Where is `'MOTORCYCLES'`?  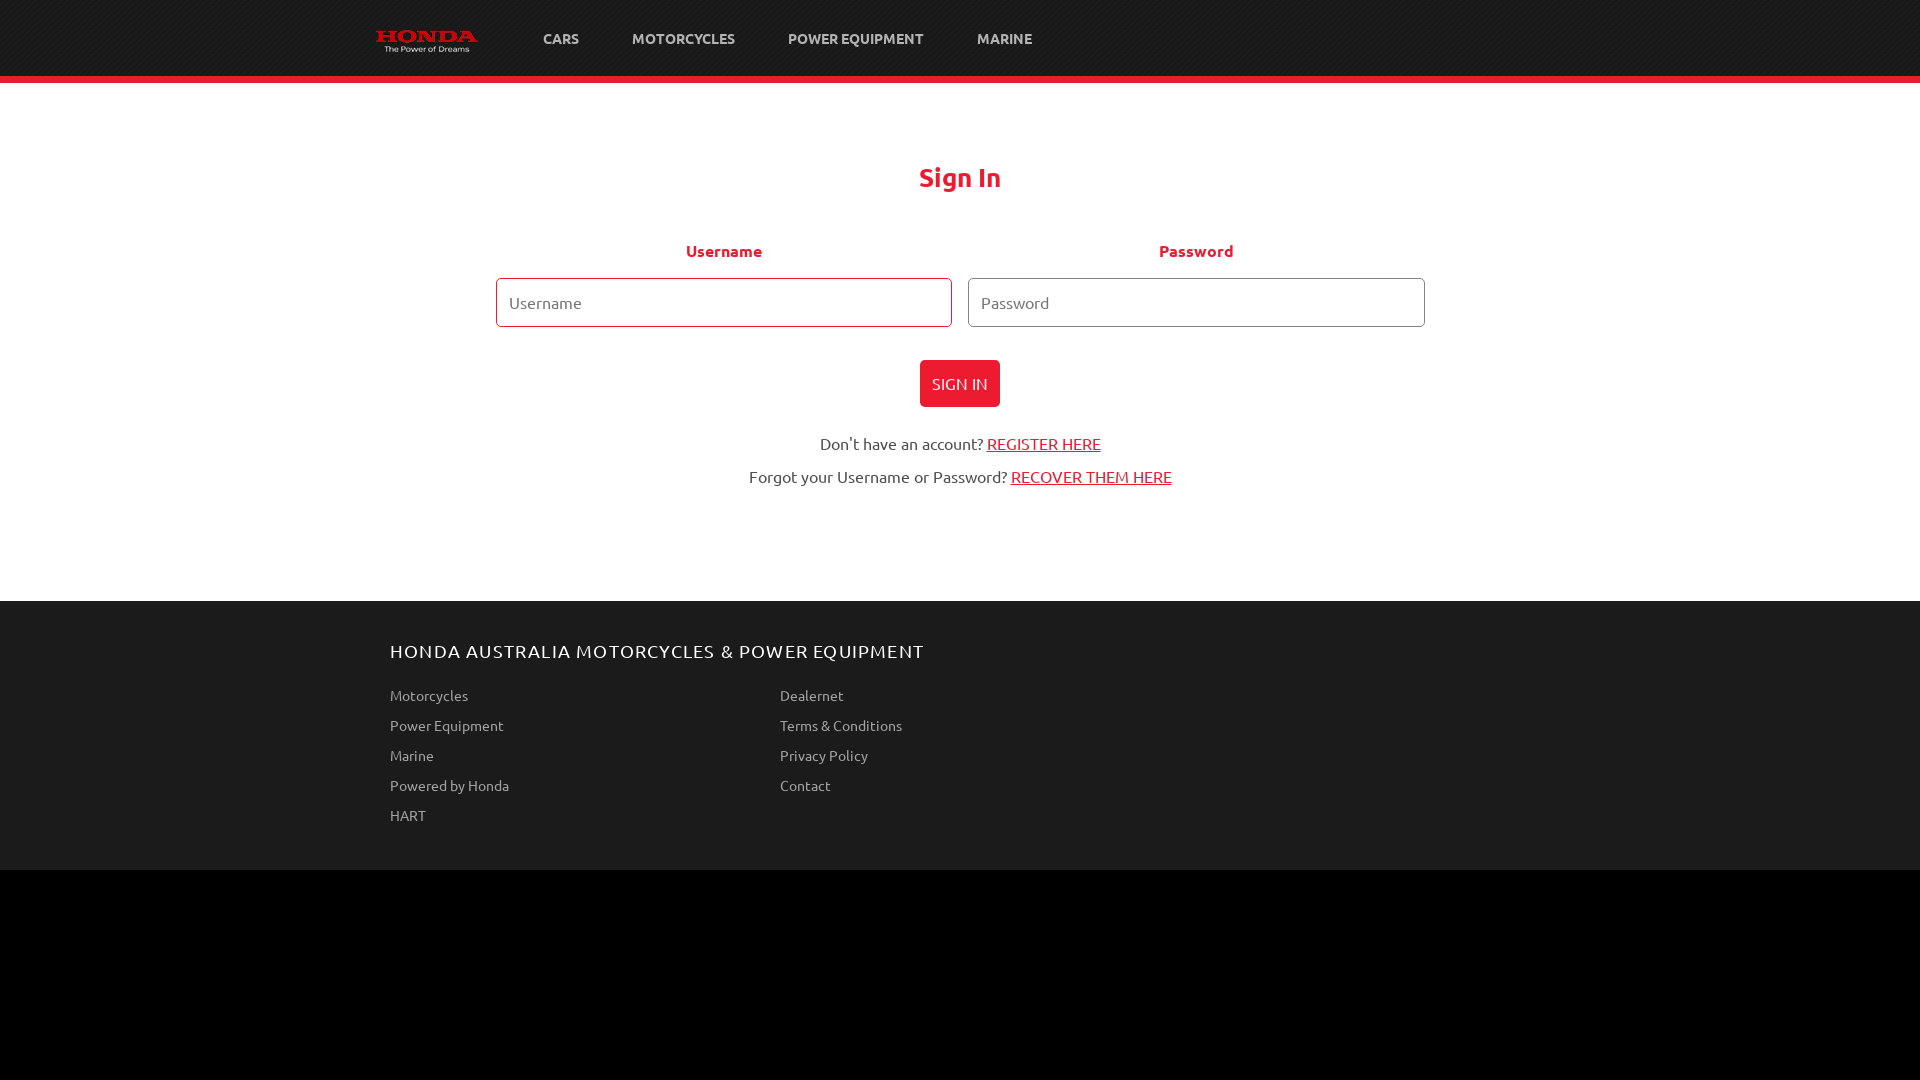 'MOTORCYCLES' is located at coordinates (682, 38).